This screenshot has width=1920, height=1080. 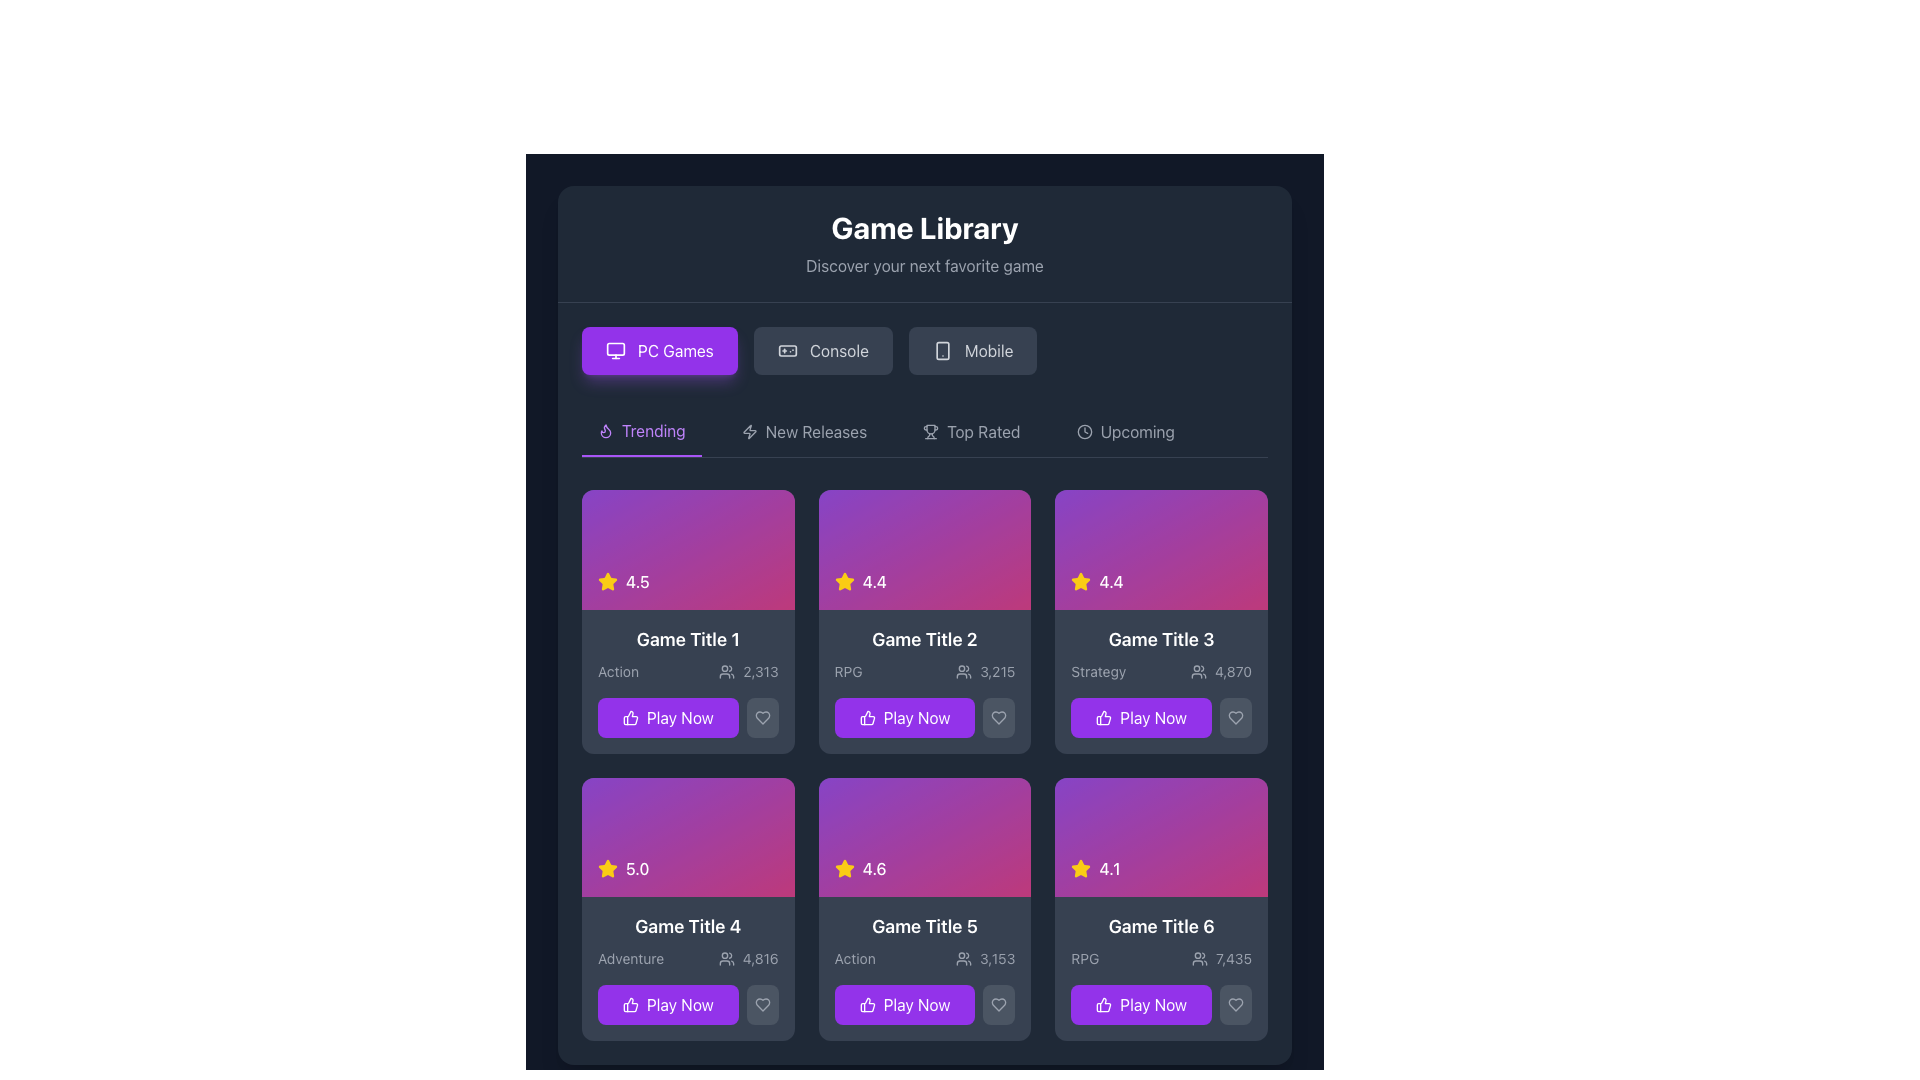 I want to click on the circular clock icon located beside the 'Upcoming' text in the navigation bar for informational purposes, so click(x=1083, y=431).